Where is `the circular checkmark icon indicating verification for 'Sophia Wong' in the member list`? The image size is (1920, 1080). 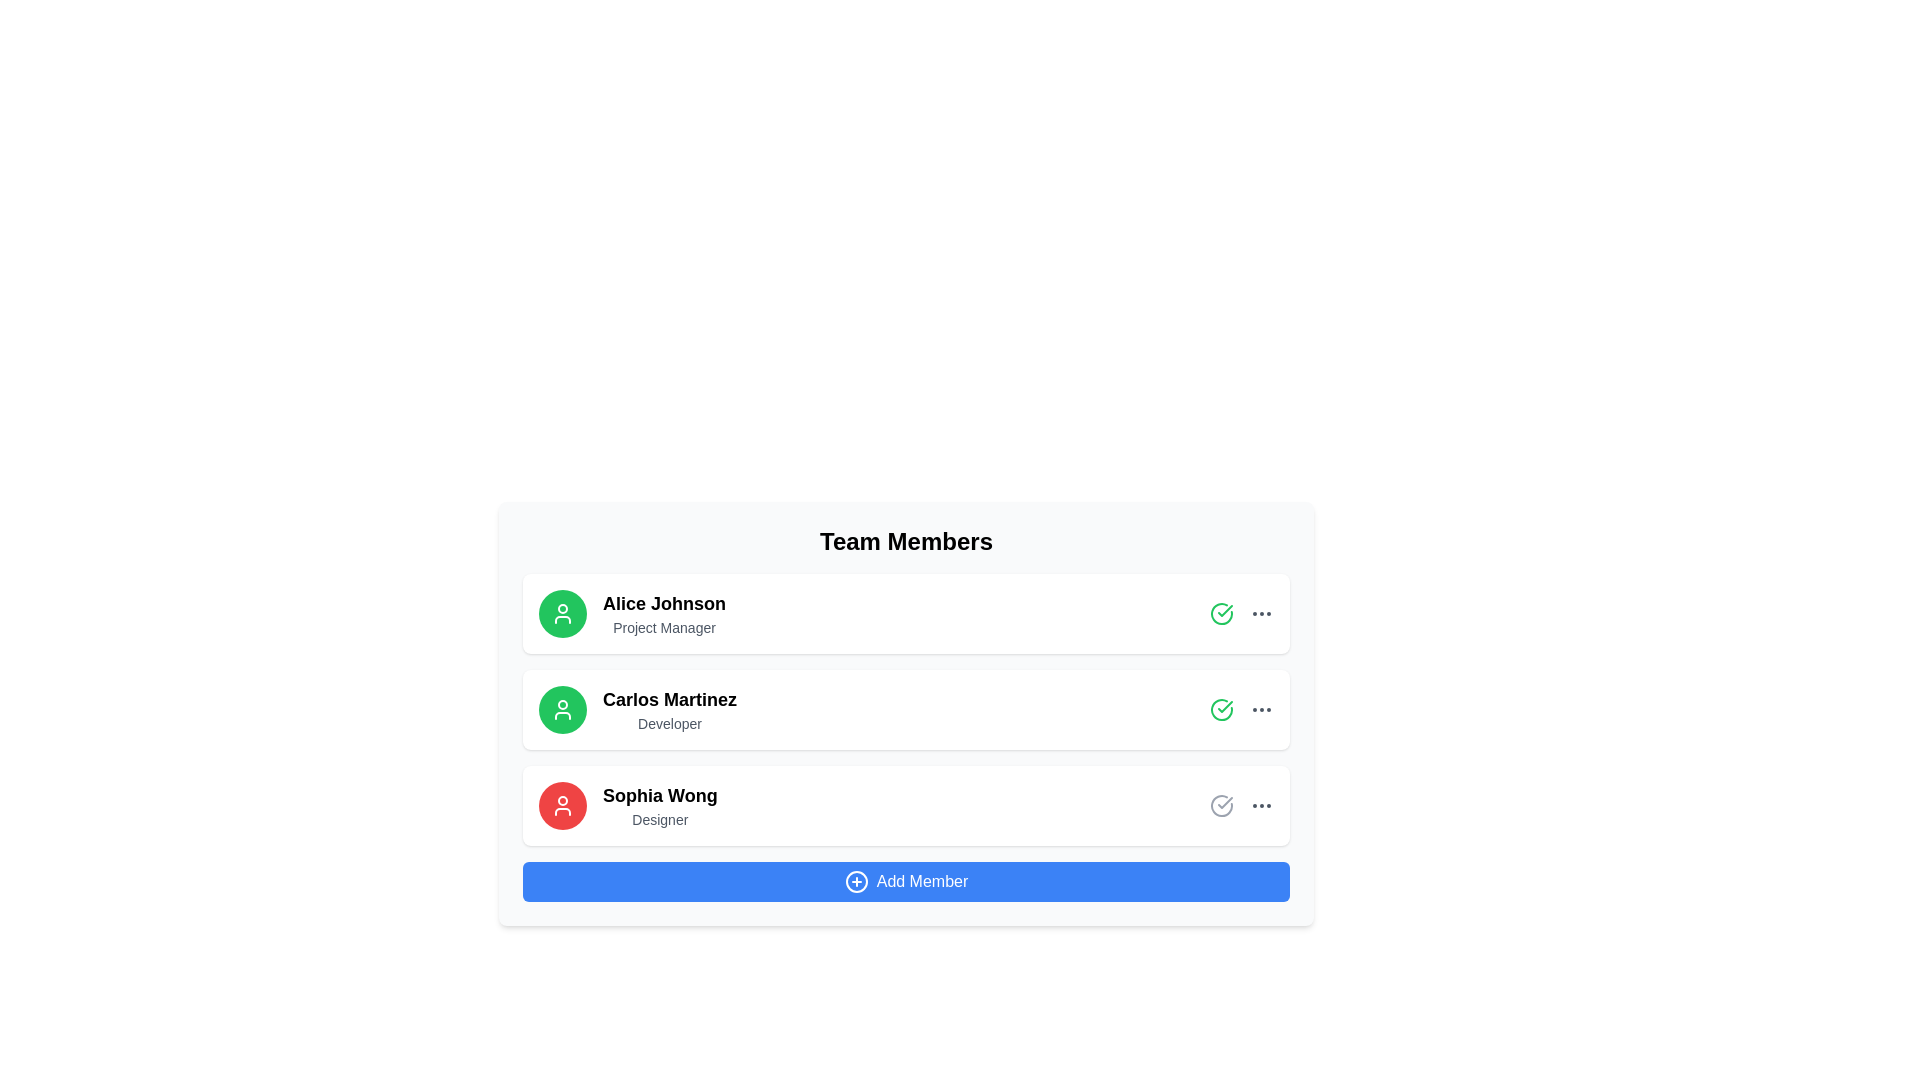 the circular checkmark icon indicating verification for 'Sophia Wong' in the member list is located at coordinates (1221, 805).